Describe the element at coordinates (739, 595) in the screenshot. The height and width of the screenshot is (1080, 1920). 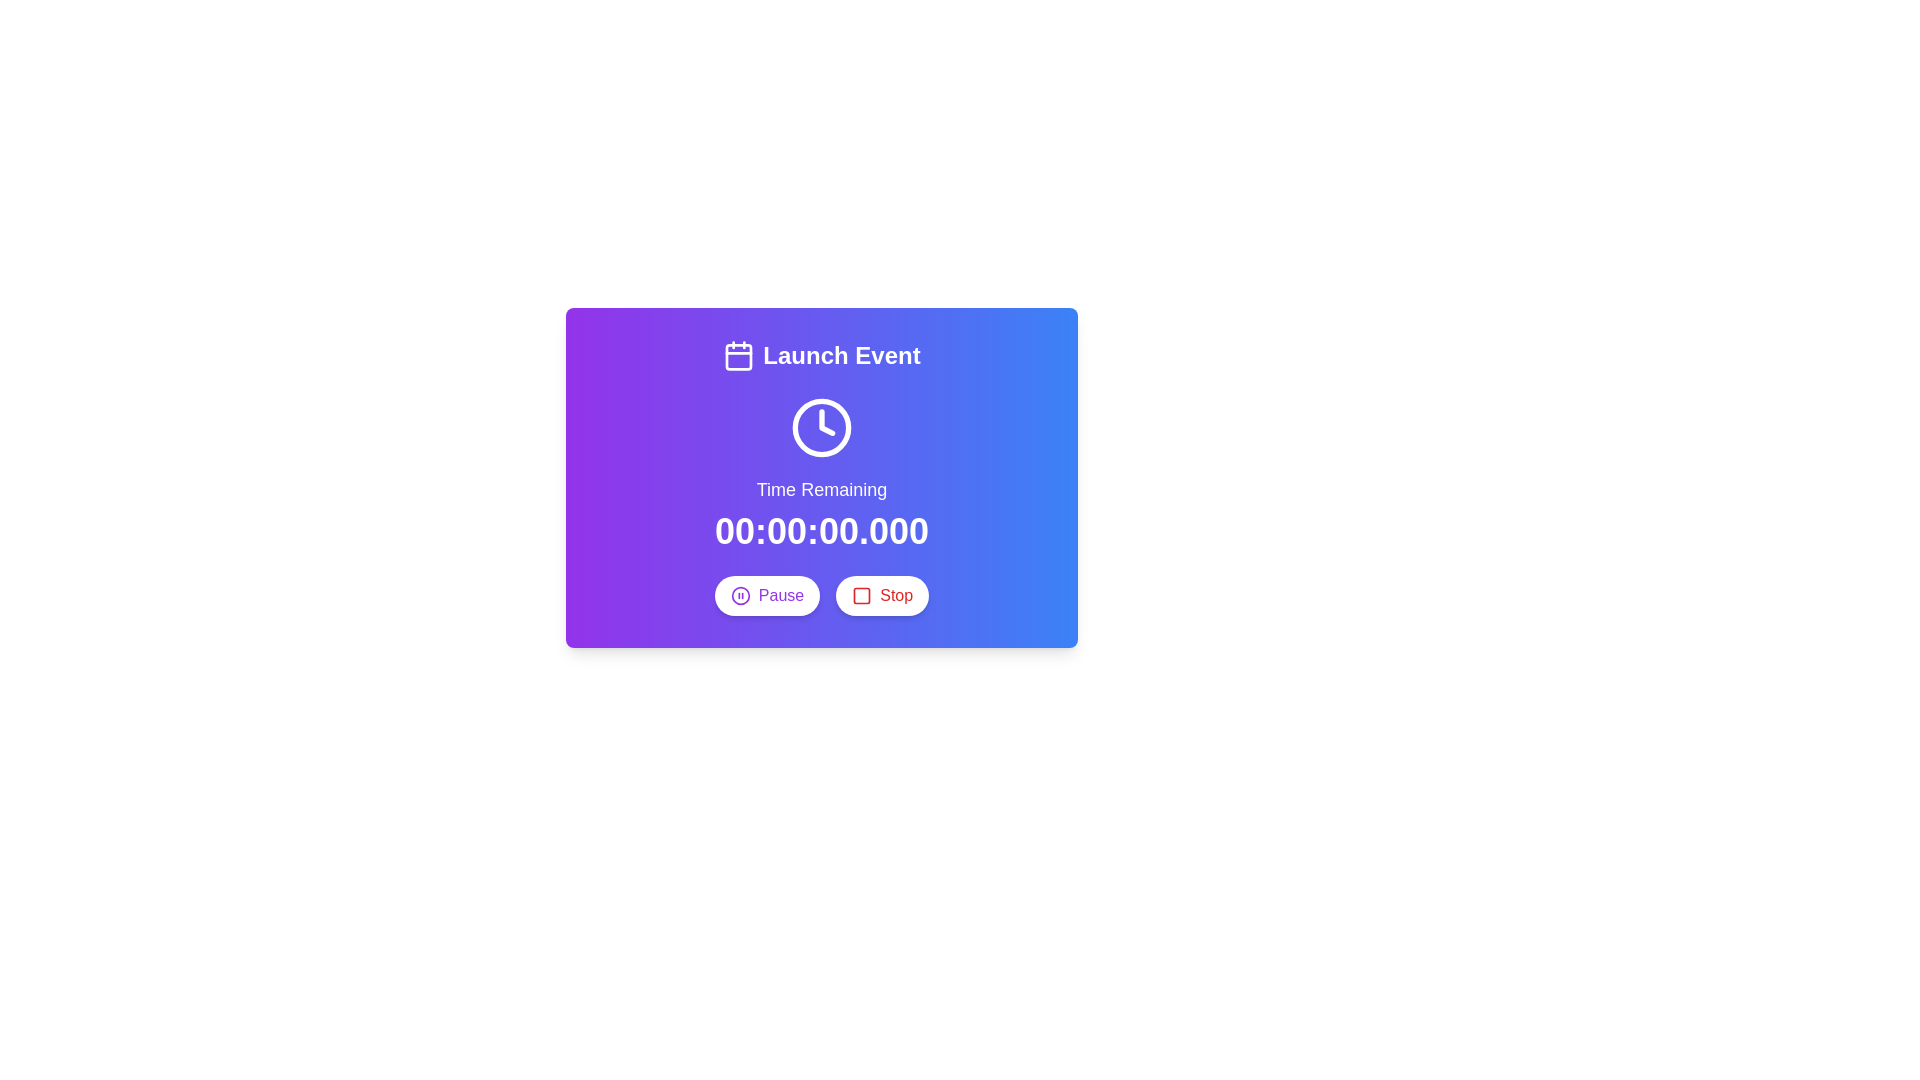
I see `the SVG Circle element that visually groups the 'Pause' icon, located within the purple-to-blue gradient background of the card interface` at that location.